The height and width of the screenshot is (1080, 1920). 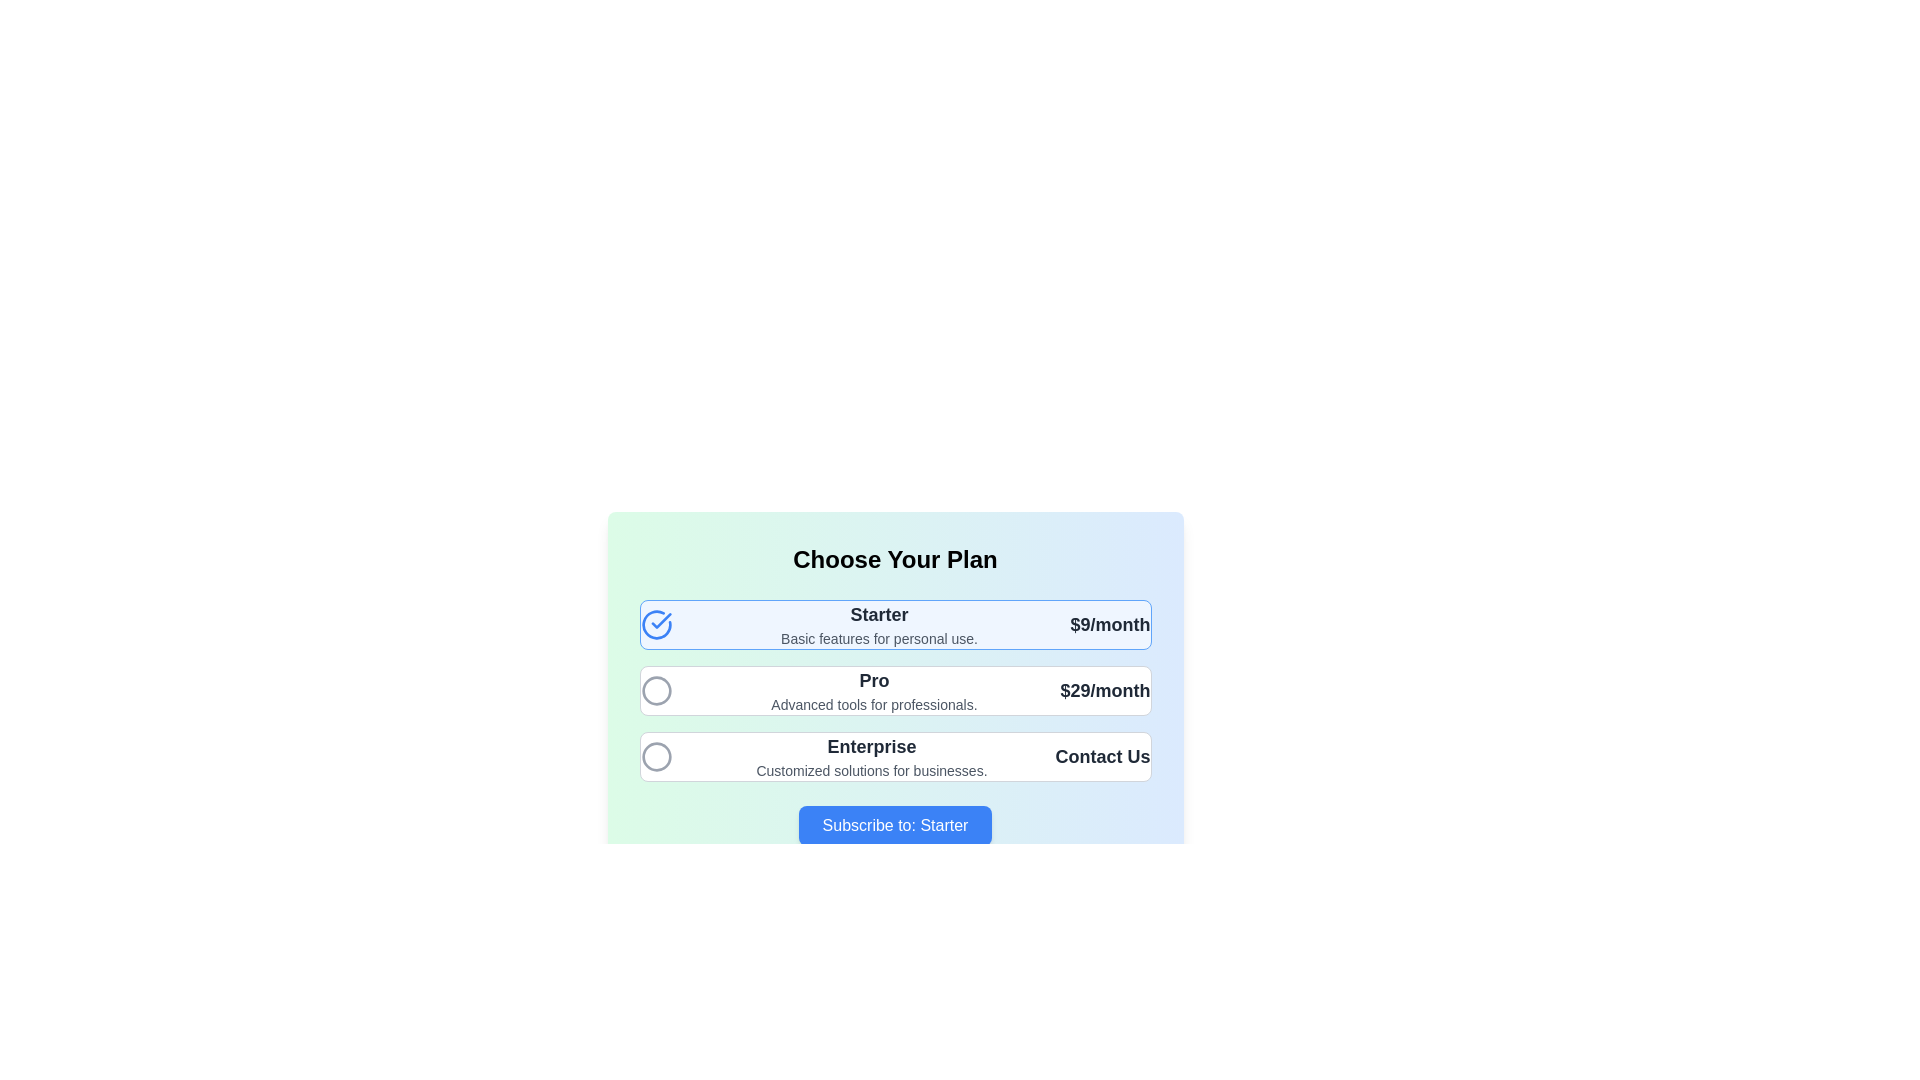 What do you see at coordinates (894, 623) in the screenshot?
I see `the 'Starter' subscription plan option` at bounding box center [894, 623].